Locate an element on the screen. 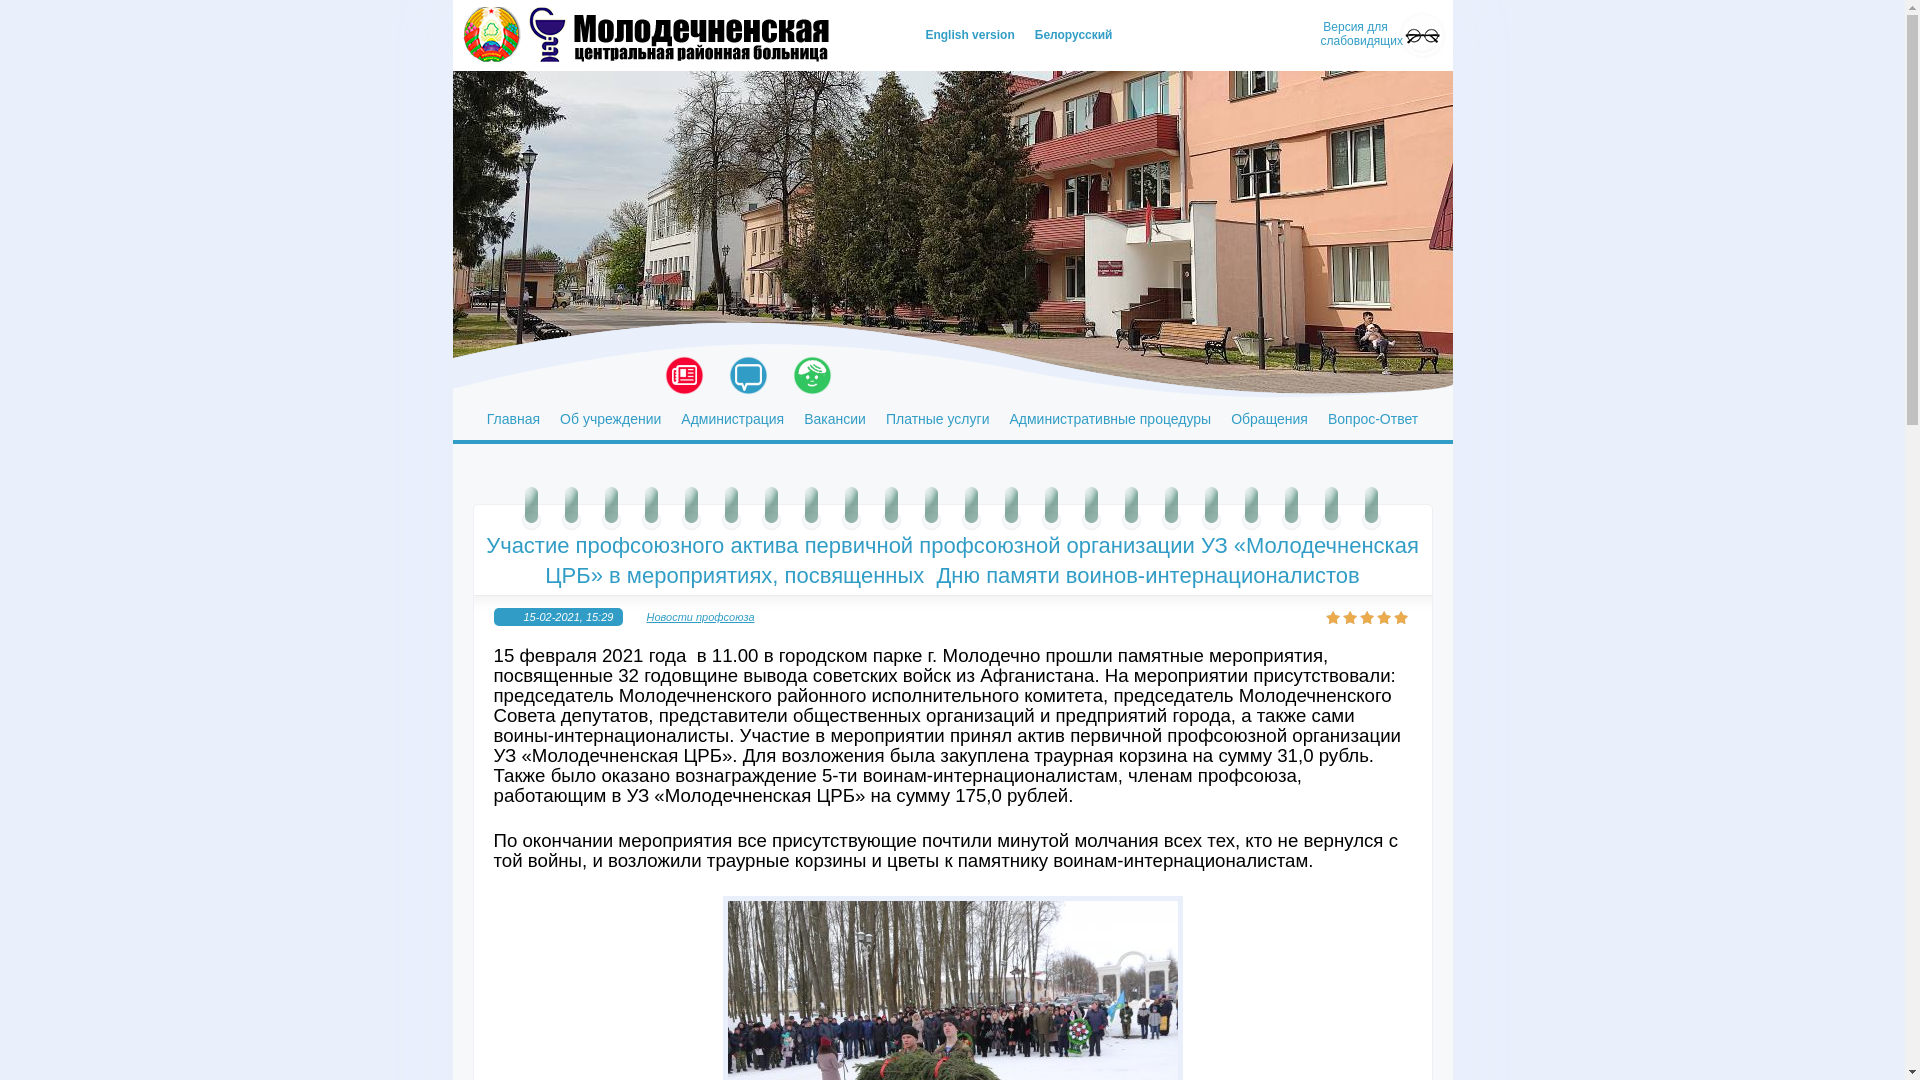 The width and height of the screenshot is (1920, 1080). '2' is located at coordinates (1350, 616).